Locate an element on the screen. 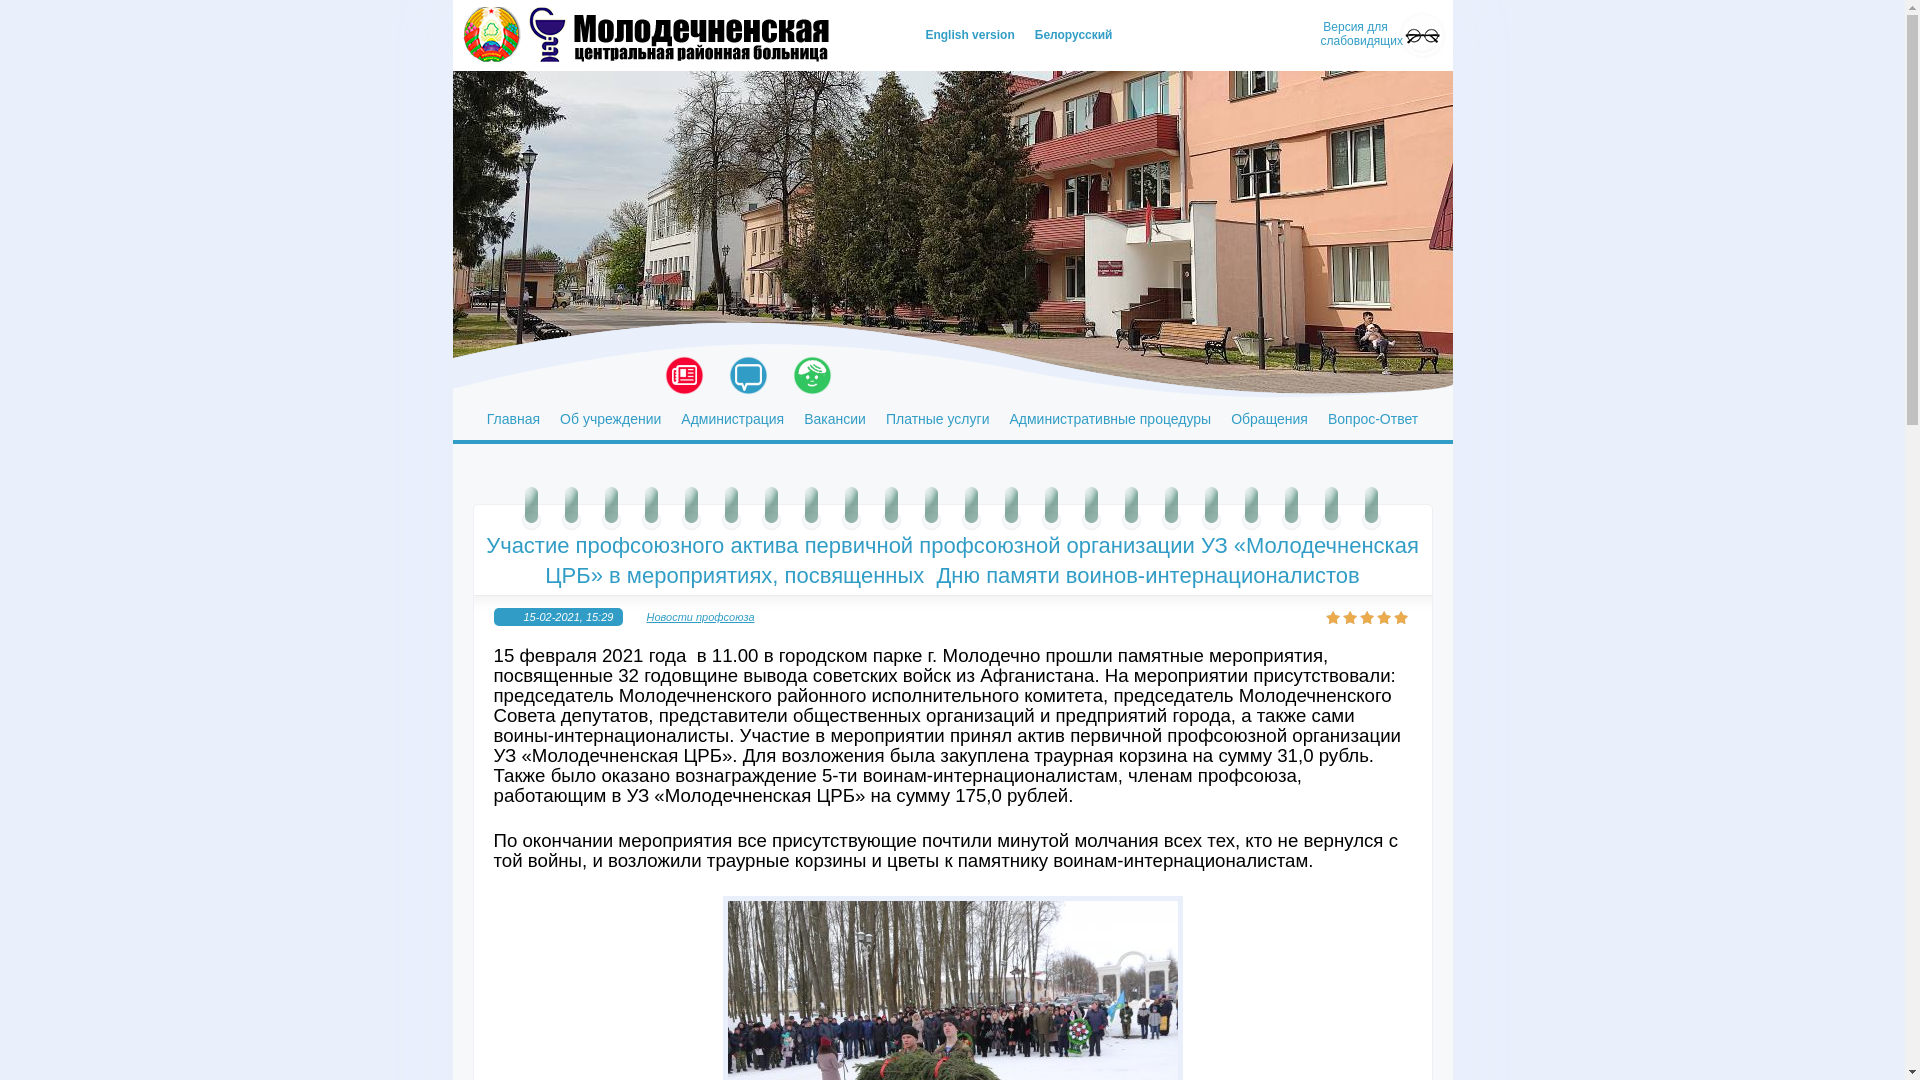 The width and height of the screenshot is (1920, 1080). '2' is located at coordinates (1350, 616).